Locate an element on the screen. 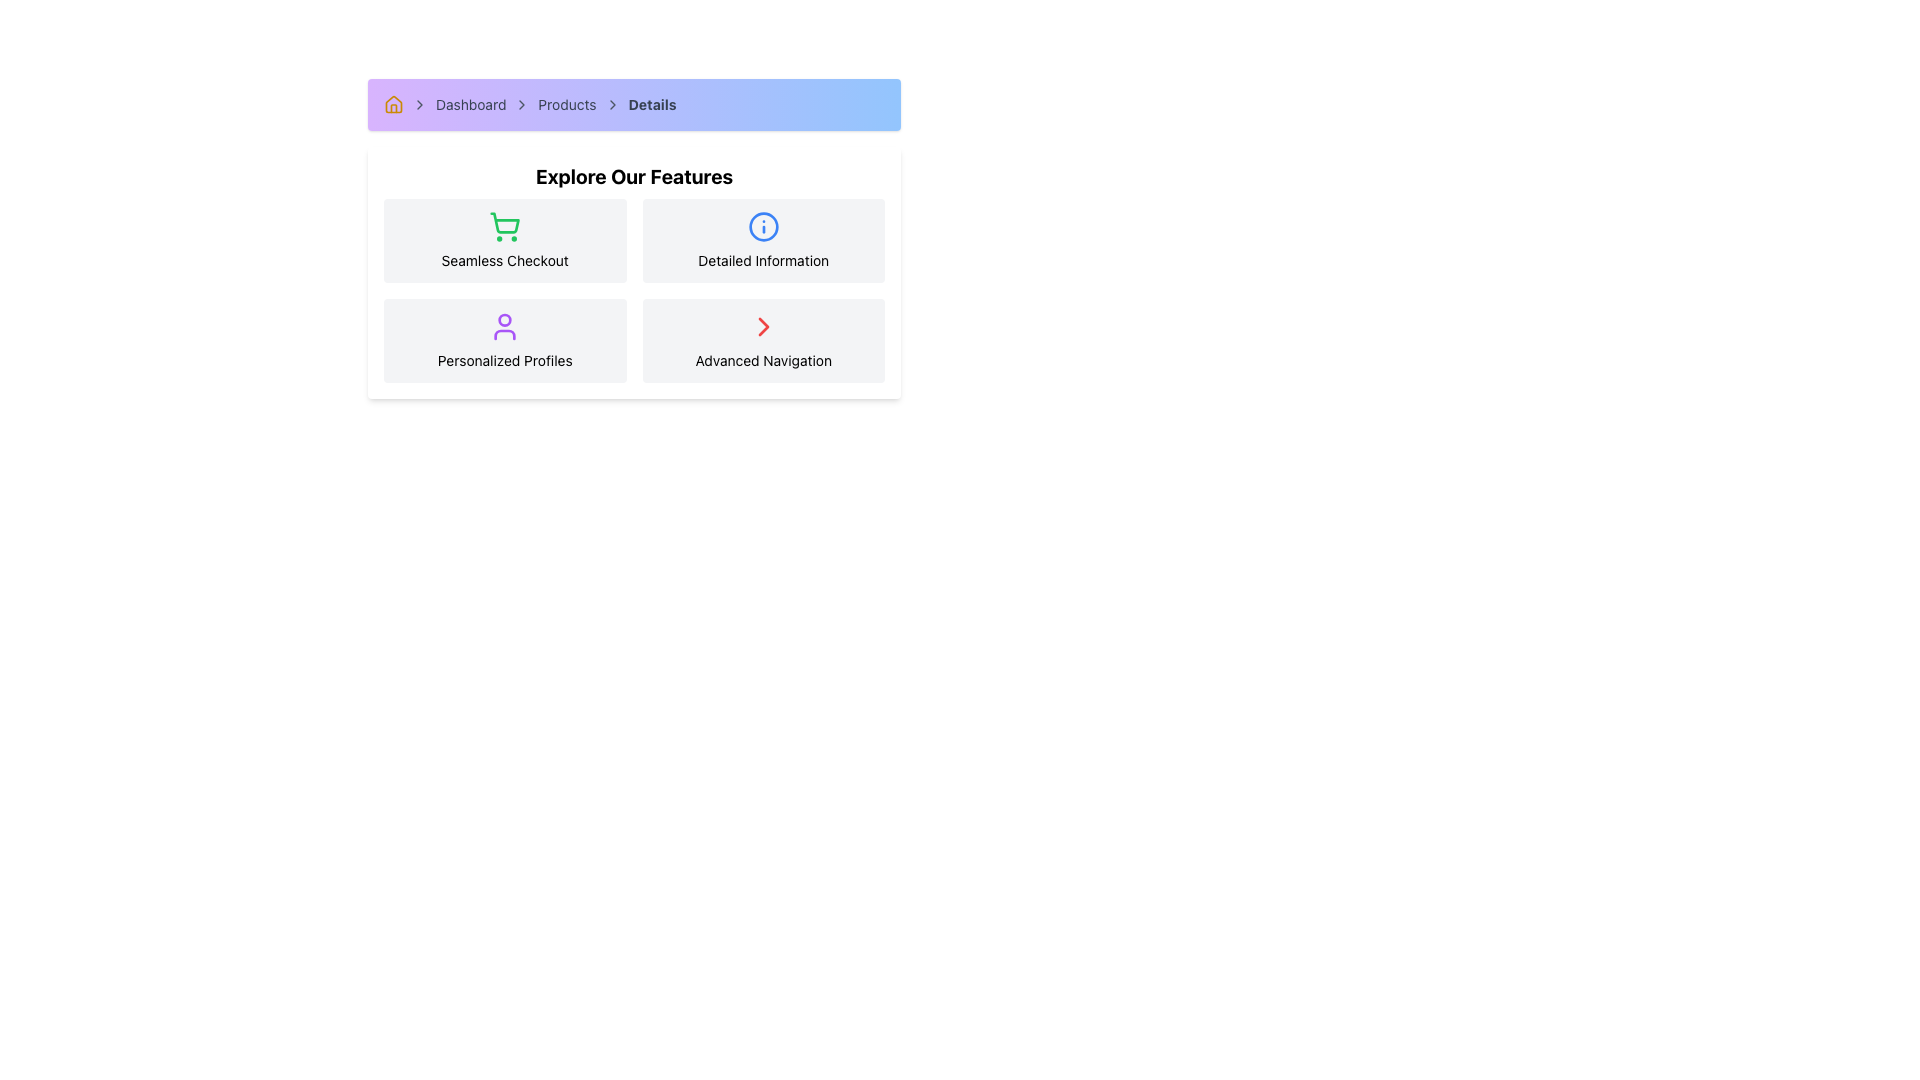  the 'Dashboard' text label in the breadcrumb navigation bar to examine the hover effect is located at coordinates (470, 104).